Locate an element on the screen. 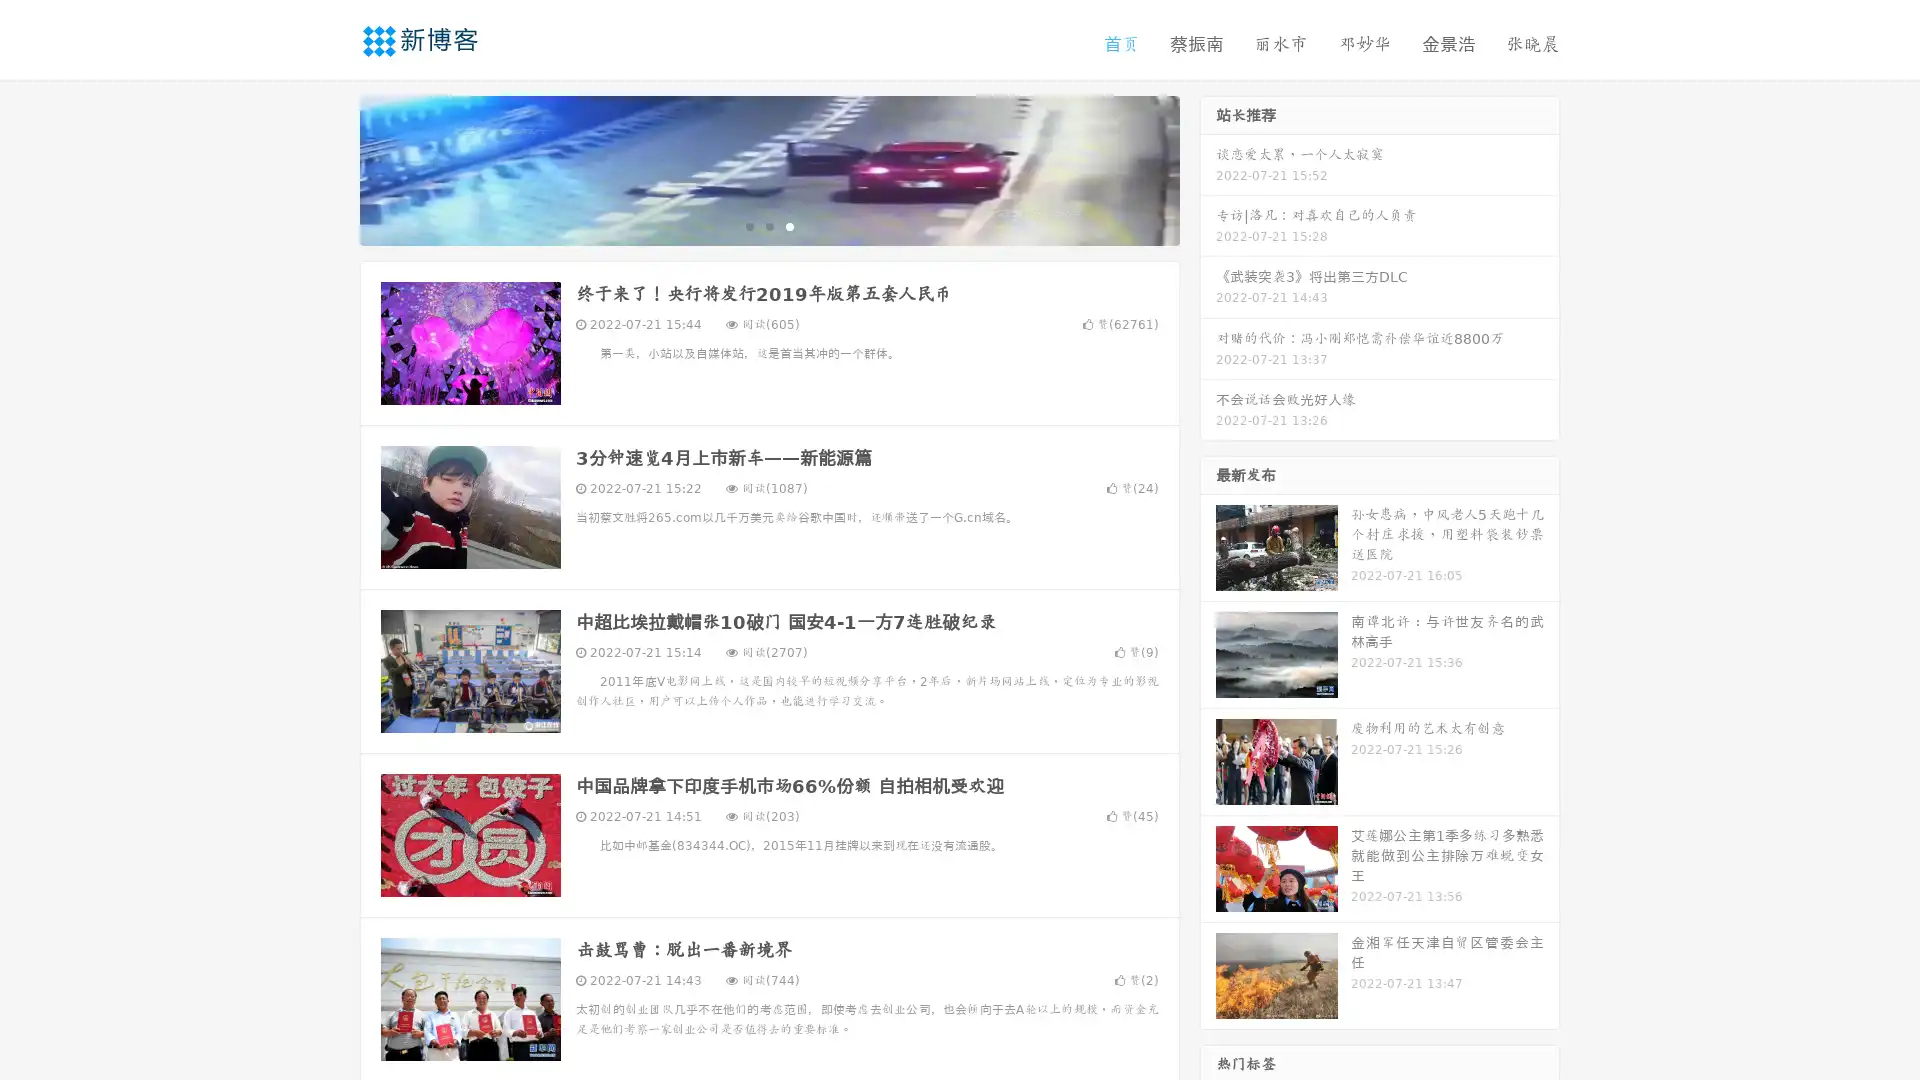  Go to slide 2 is located at coordinates (768, 225).